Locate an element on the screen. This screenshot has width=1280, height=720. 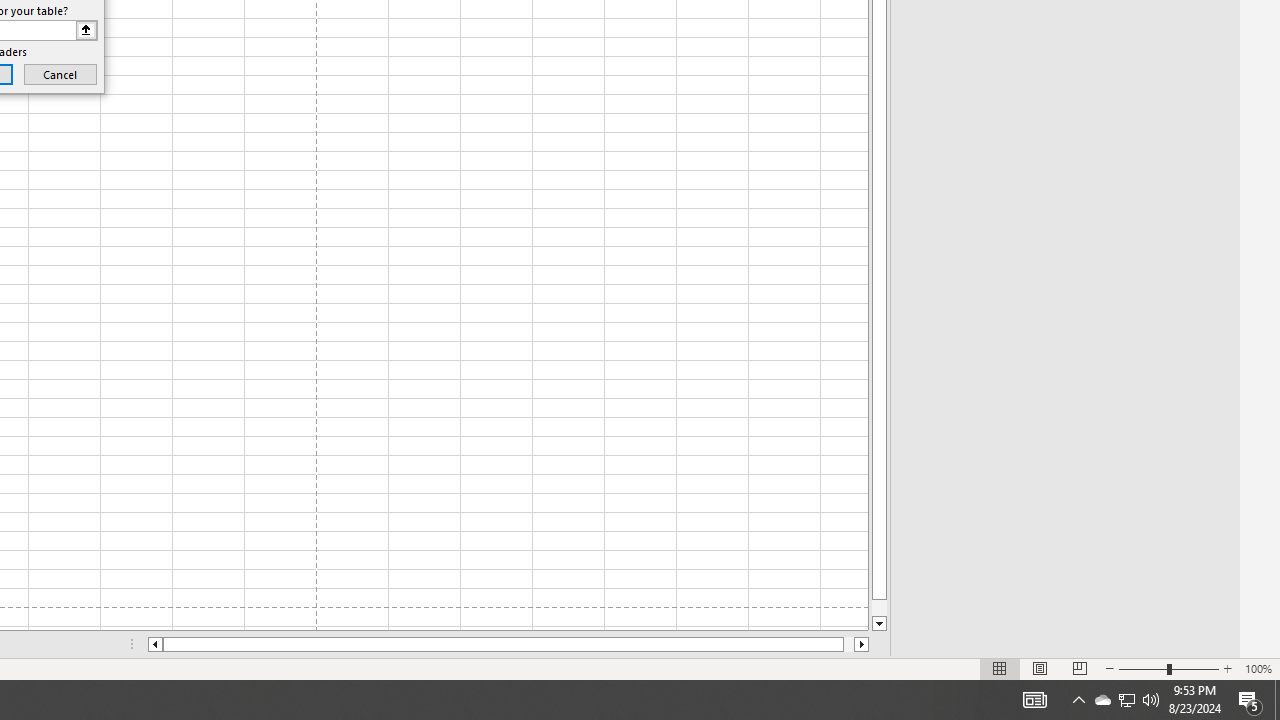
'Column left' is located at coordinates (153, 644).